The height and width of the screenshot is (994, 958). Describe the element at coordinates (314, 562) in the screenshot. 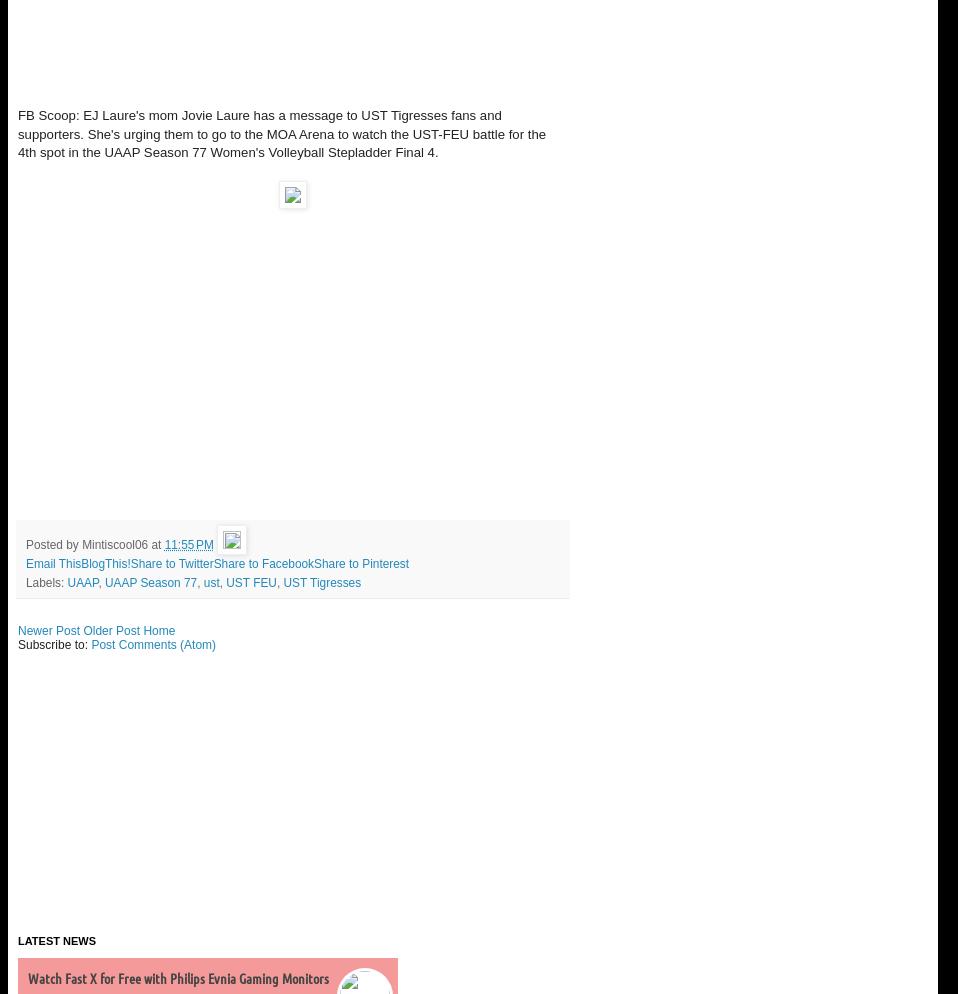

I see `'Share to Pinterest'` at that location.